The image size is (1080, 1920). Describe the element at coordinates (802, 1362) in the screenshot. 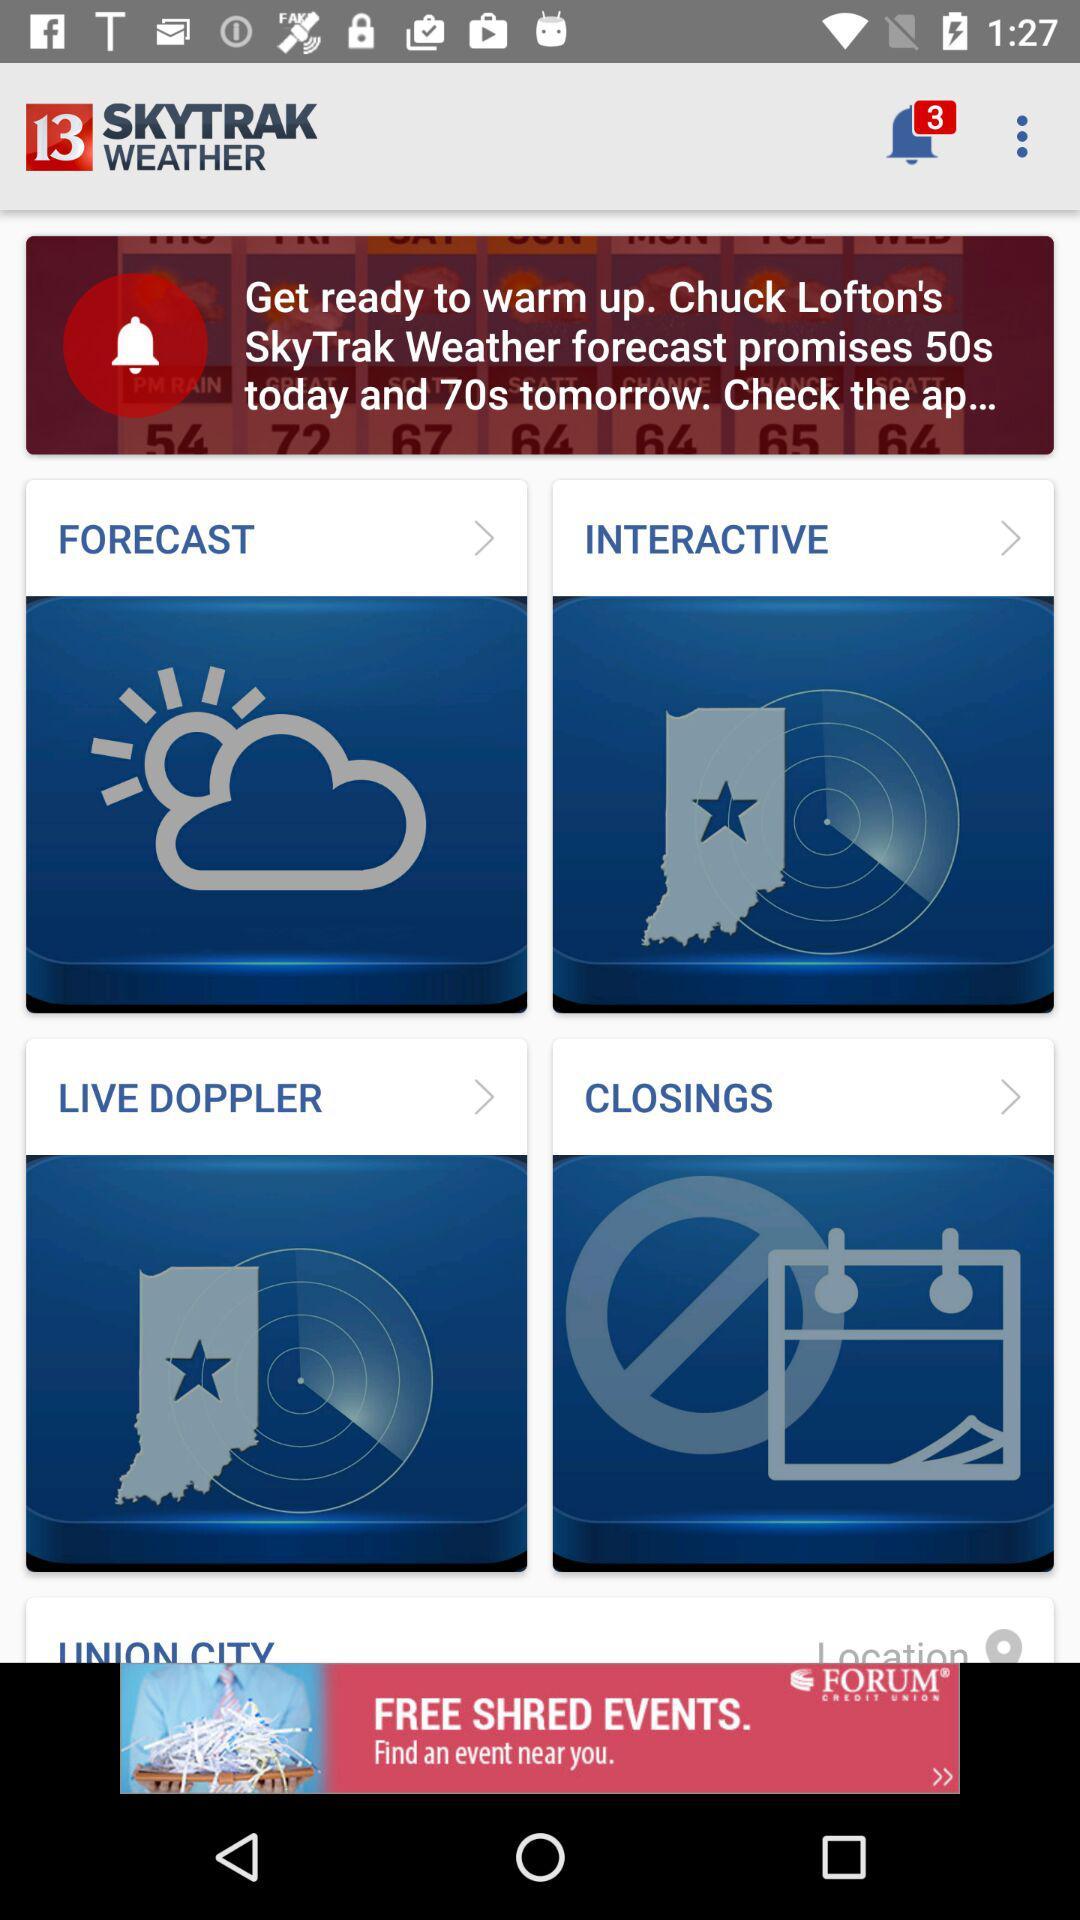

I see `the image under the text closing` at that location.